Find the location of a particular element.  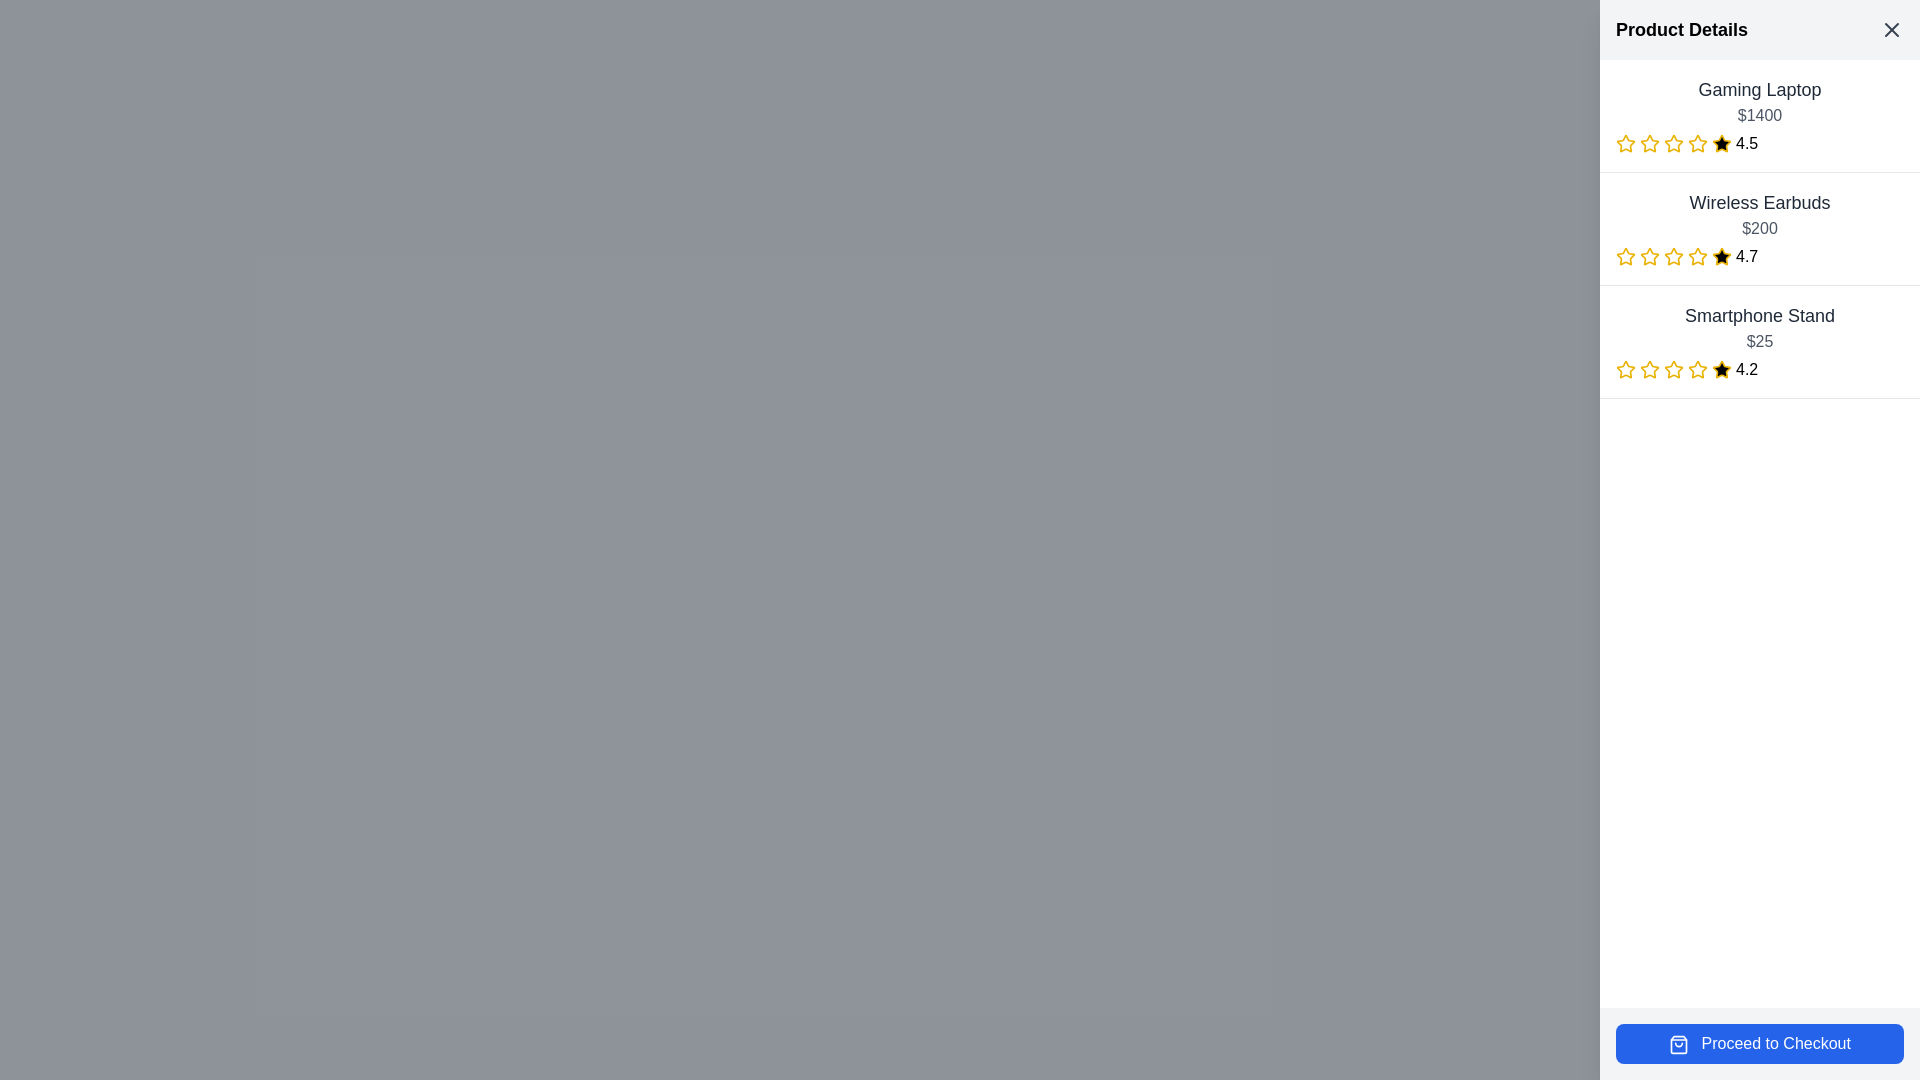

the text label for the 'Gaming Laptop' product located at the top of the first item in the product listing, which is positioned above the price label '$1400' is located at coordinates (1760, 88).